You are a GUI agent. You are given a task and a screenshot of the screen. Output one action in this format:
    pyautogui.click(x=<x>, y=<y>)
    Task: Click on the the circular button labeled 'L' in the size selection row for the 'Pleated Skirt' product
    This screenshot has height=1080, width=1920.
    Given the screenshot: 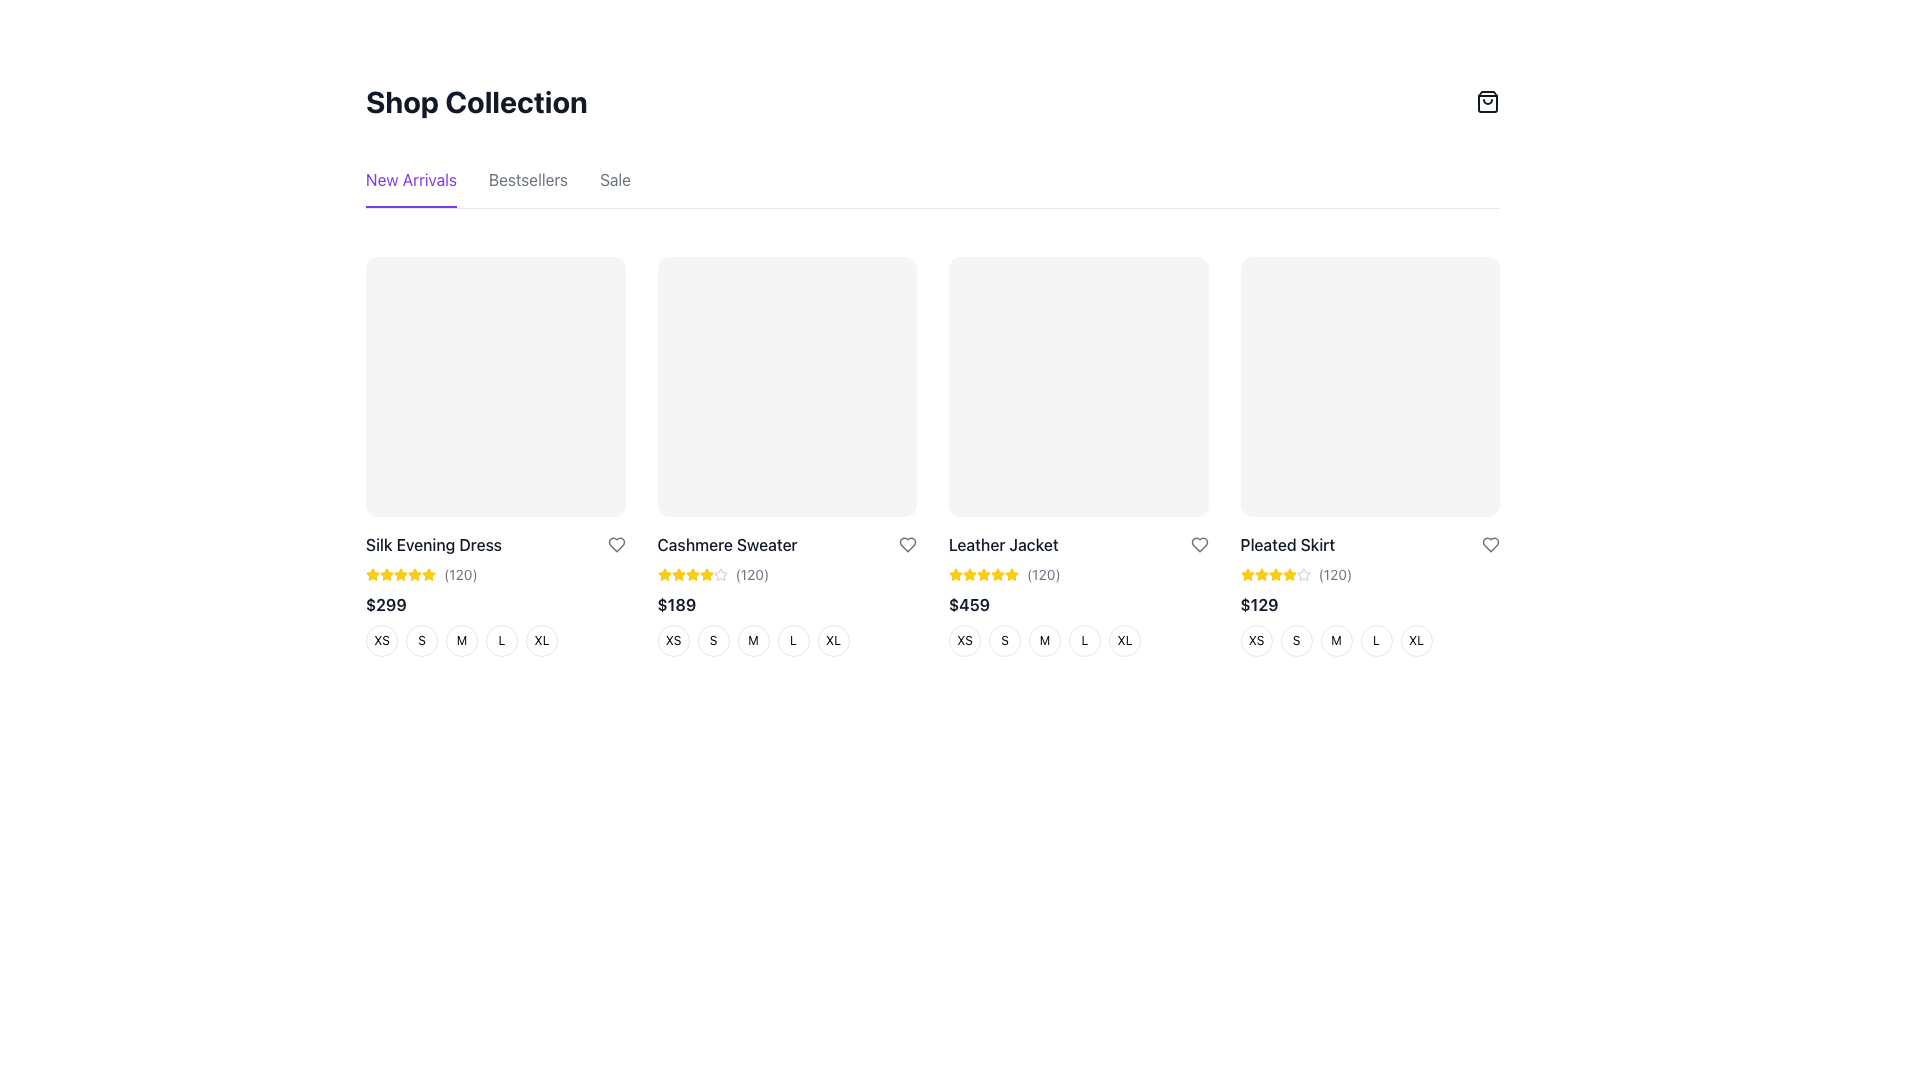 What is the action you would take?
    pyautogui.click(x=1368, y=640)
    